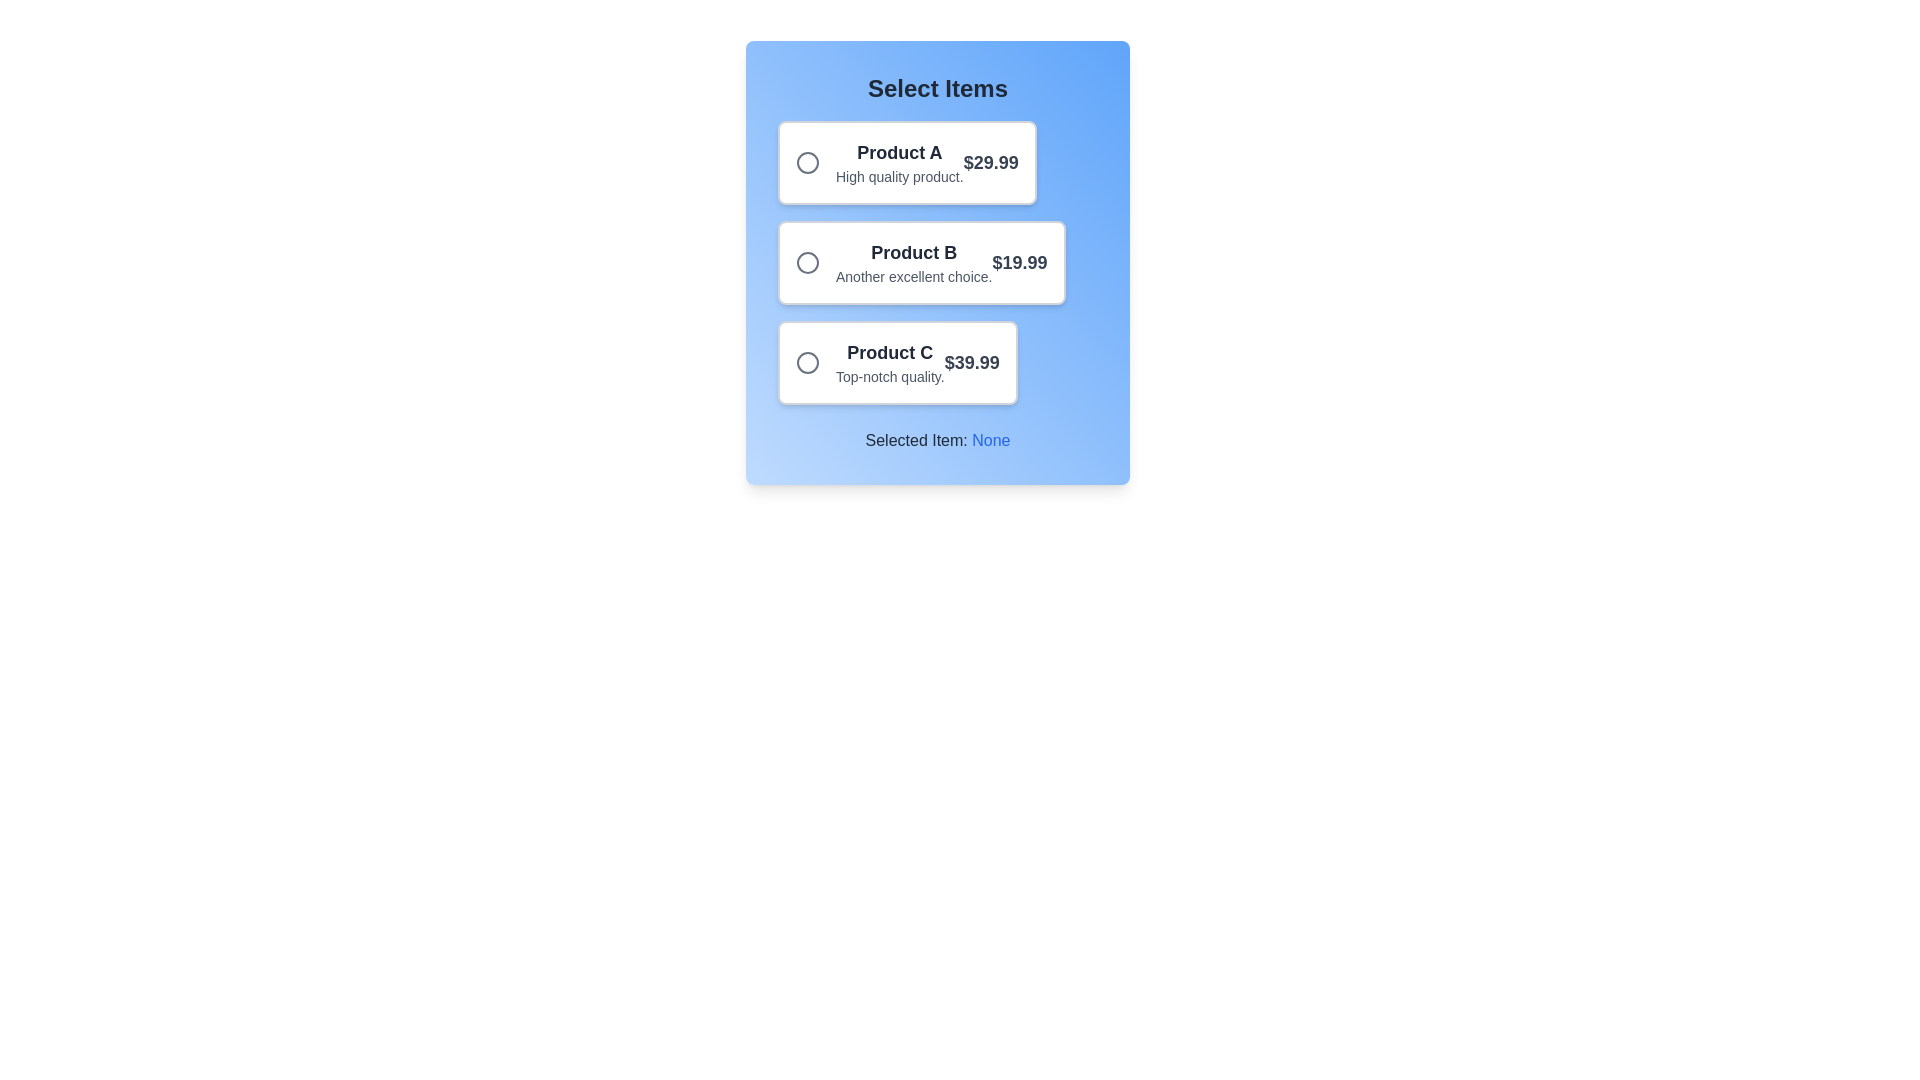  I want to click on the circular radio button with a gray outline and white background located in the top-left corner of the option card for 'Product C', so click(816, 362).